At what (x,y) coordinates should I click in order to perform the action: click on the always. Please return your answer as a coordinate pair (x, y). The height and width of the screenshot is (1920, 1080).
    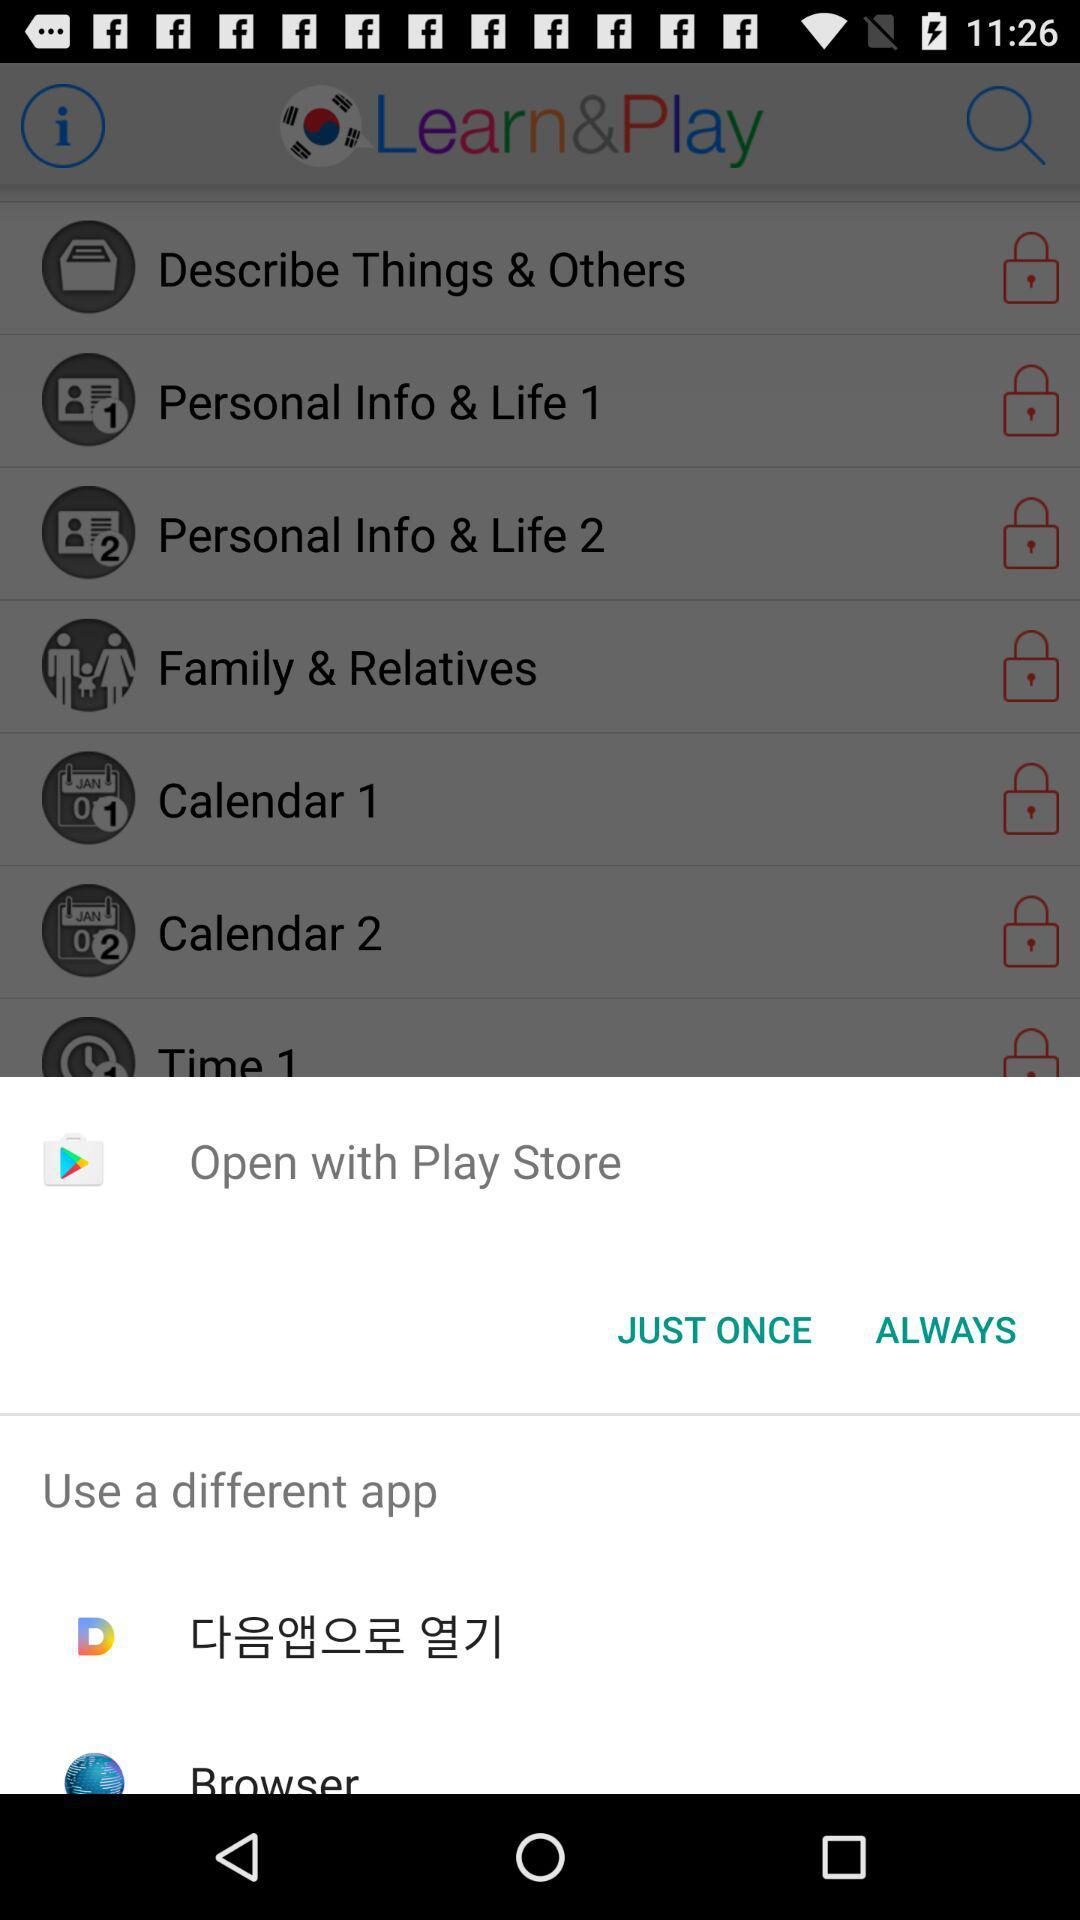
    Looking at the image, I should click on (945, 1329).